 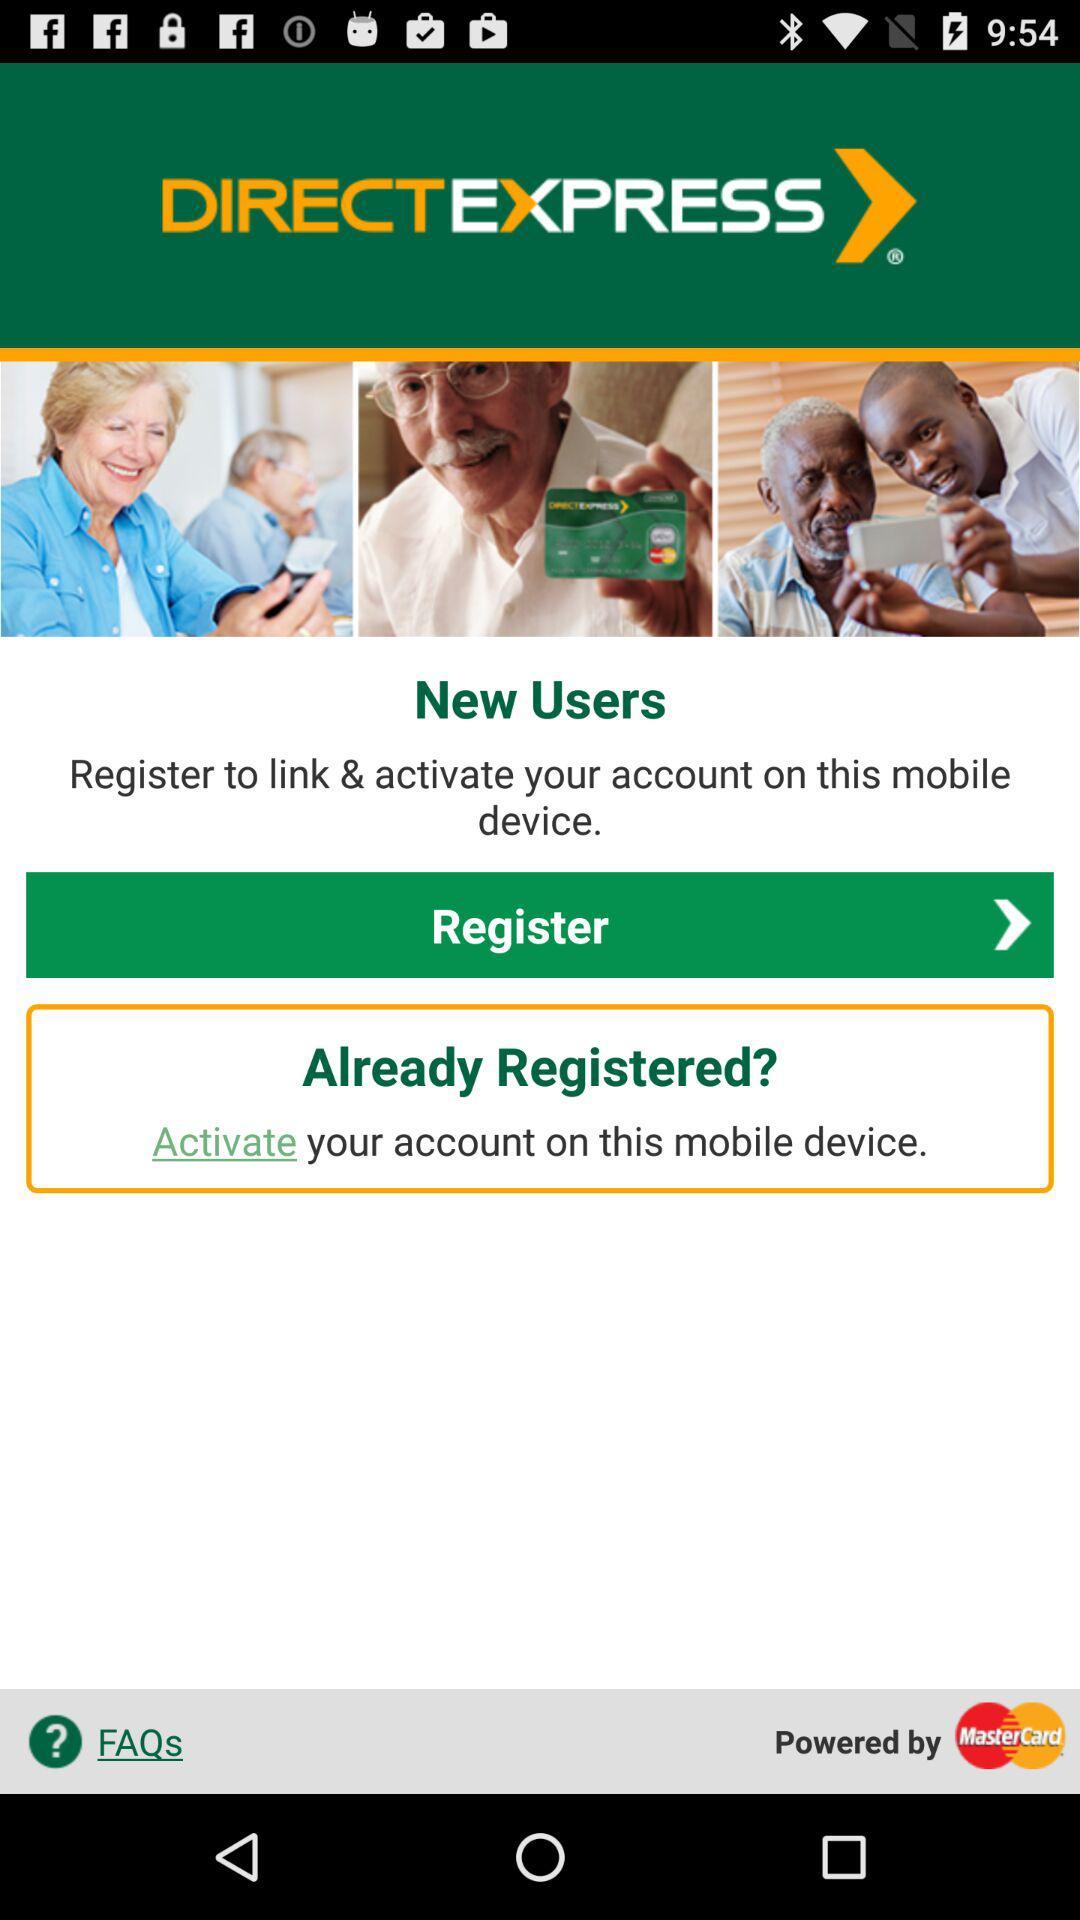 I want to click on app at the bottom left corner, so click(x=98, y=1740).